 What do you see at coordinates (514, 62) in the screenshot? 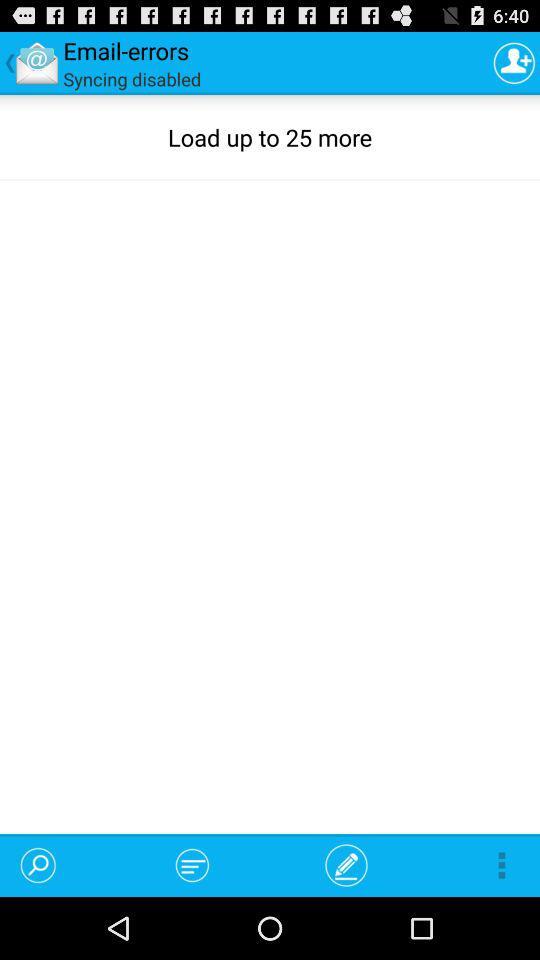
I see `the icon at the top right corner` at bounding box center [514, 62].